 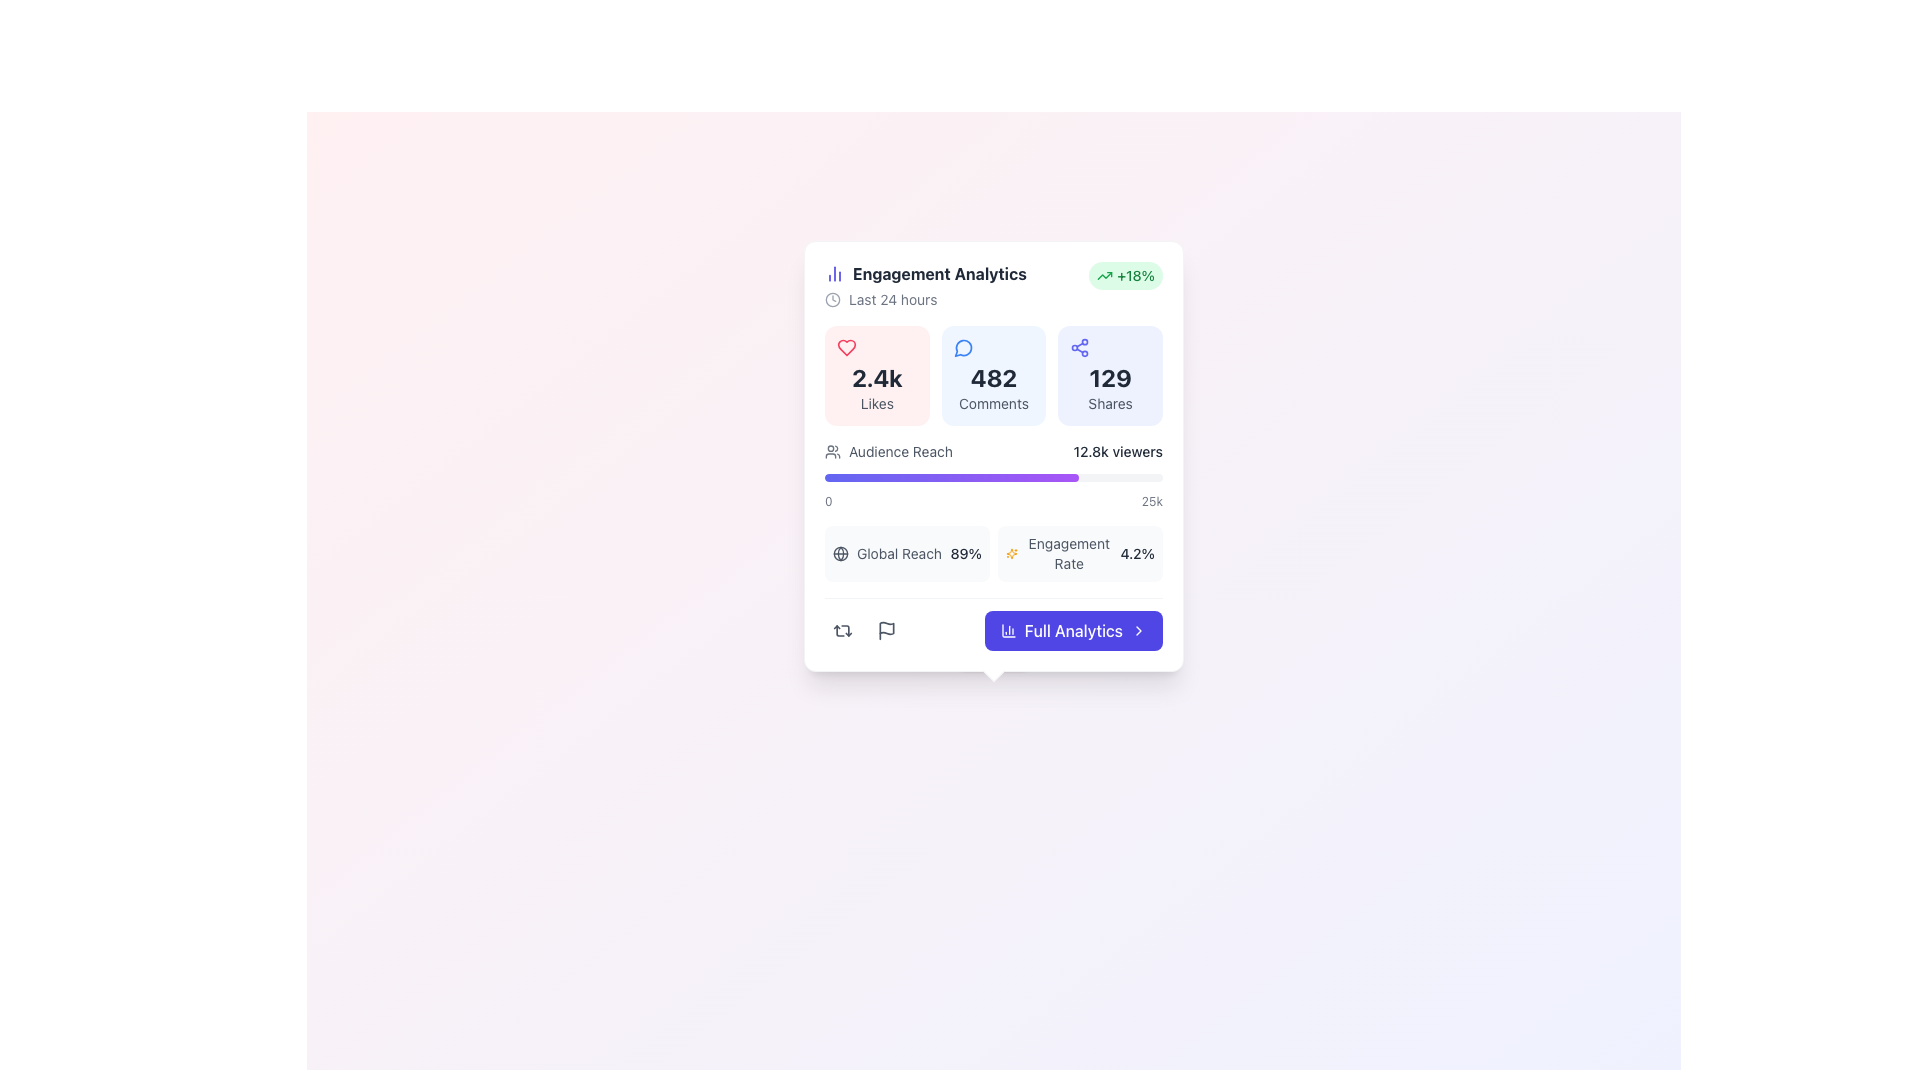 What do you see at coordinates (833, 300) in the screenshot?
I see `the SVG Circle, which serves as the circular outline of the clock icon located in the top-left corner of the 'Engagement Analytics' card box, next to the text 'Last 24 hours'` at bounding box center [833, 300].